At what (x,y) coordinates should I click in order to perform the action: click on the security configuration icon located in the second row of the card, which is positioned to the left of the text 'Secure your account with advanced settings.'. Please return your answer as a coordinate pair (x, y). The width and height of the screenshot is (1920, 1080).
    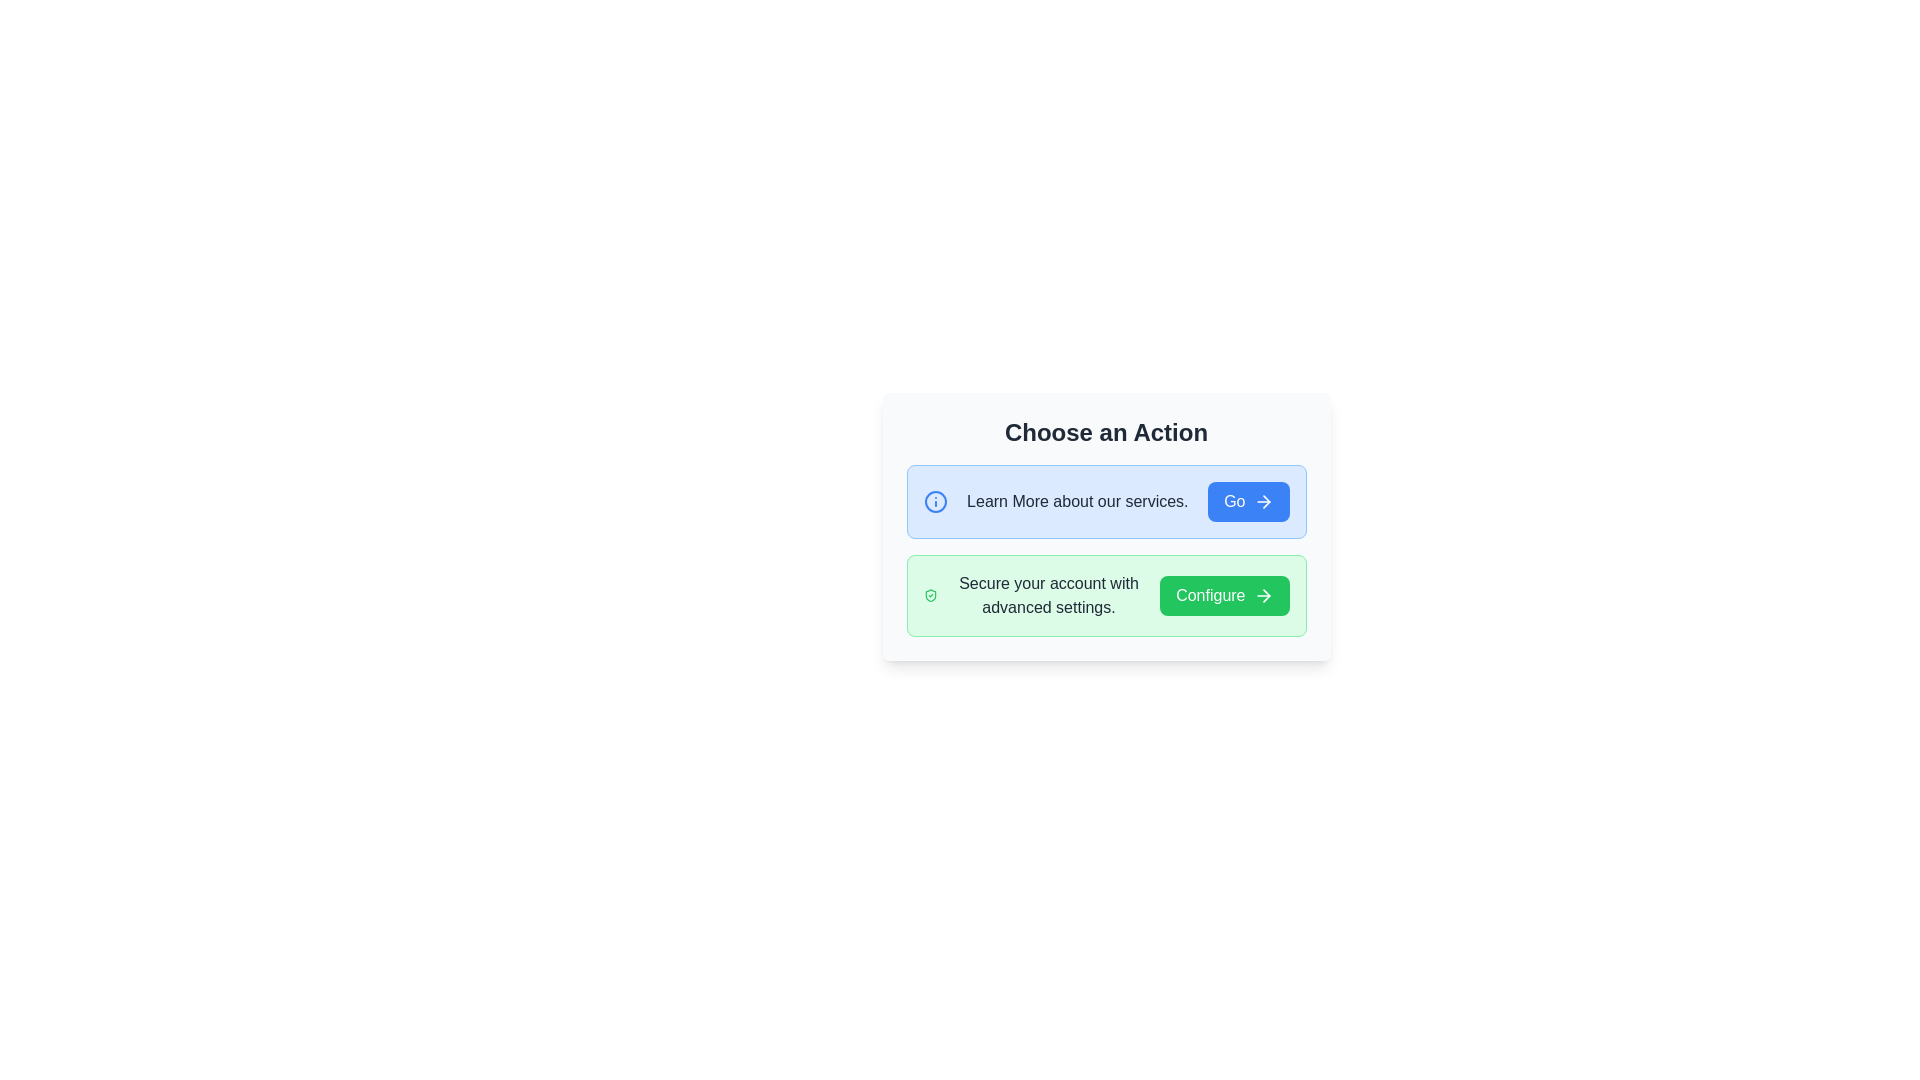
    Looking at the image, I should click on (929, 595).